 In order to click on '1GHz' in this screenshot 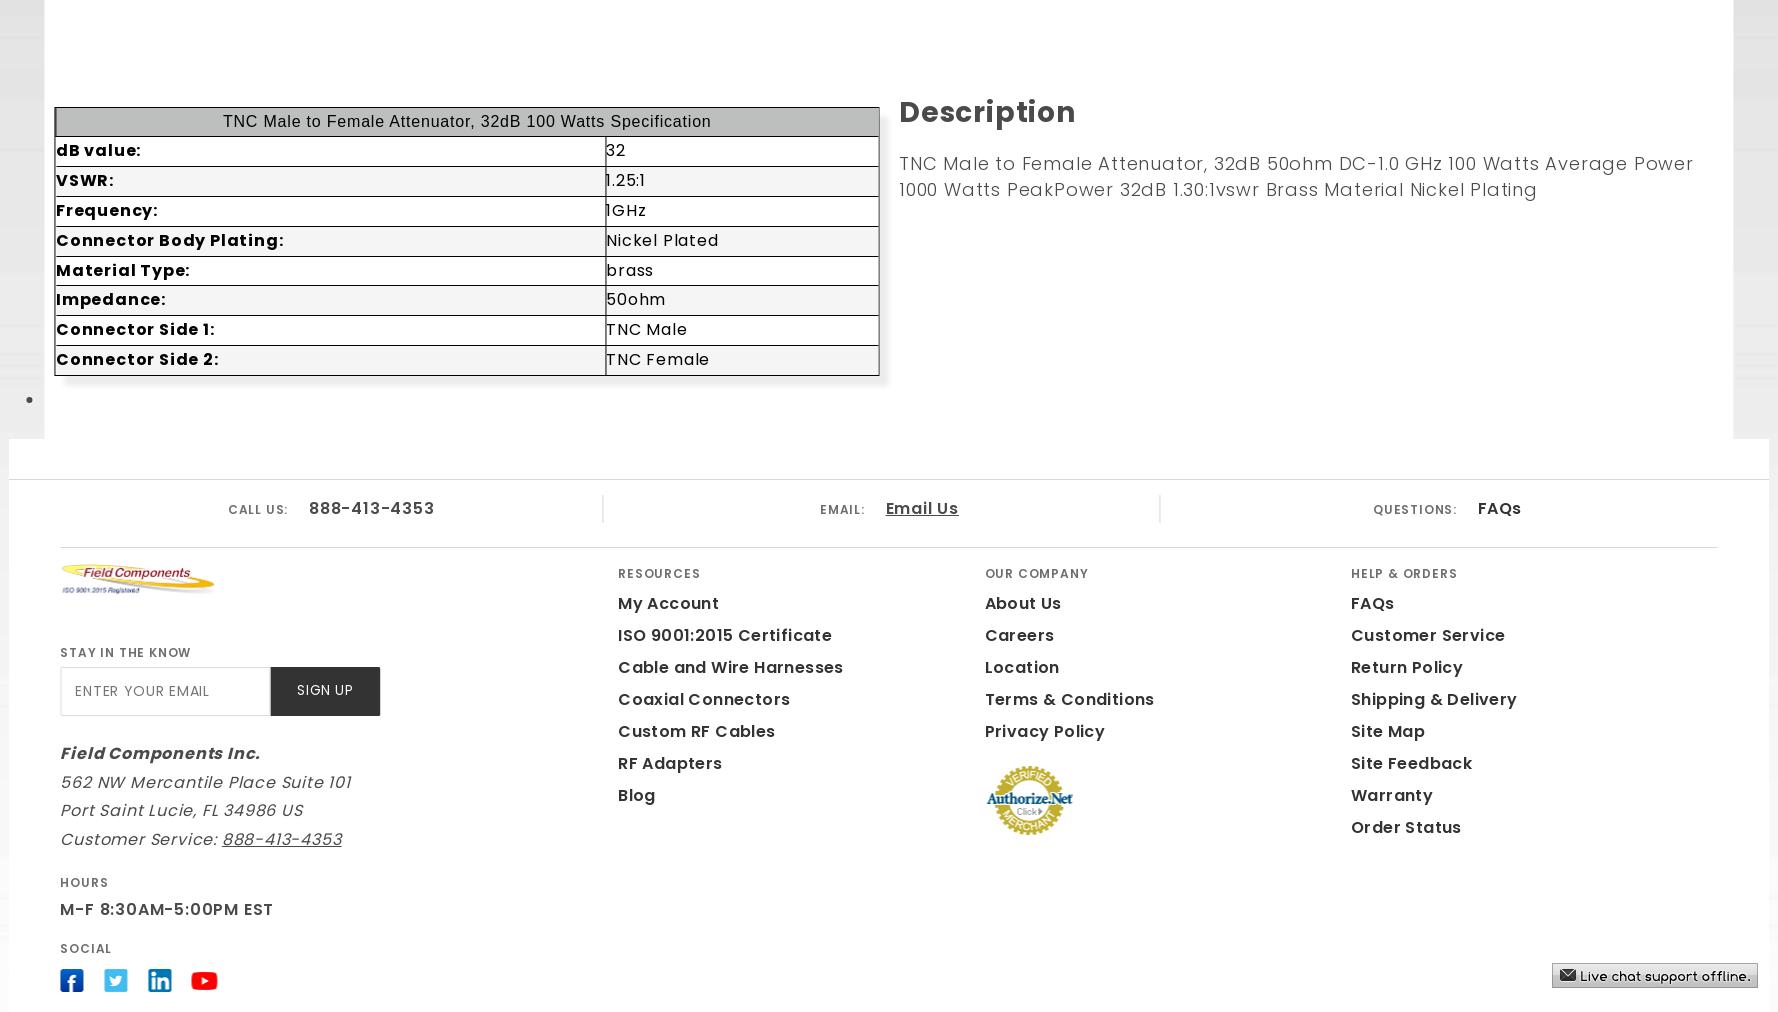, I will do `click(625, 209)`.